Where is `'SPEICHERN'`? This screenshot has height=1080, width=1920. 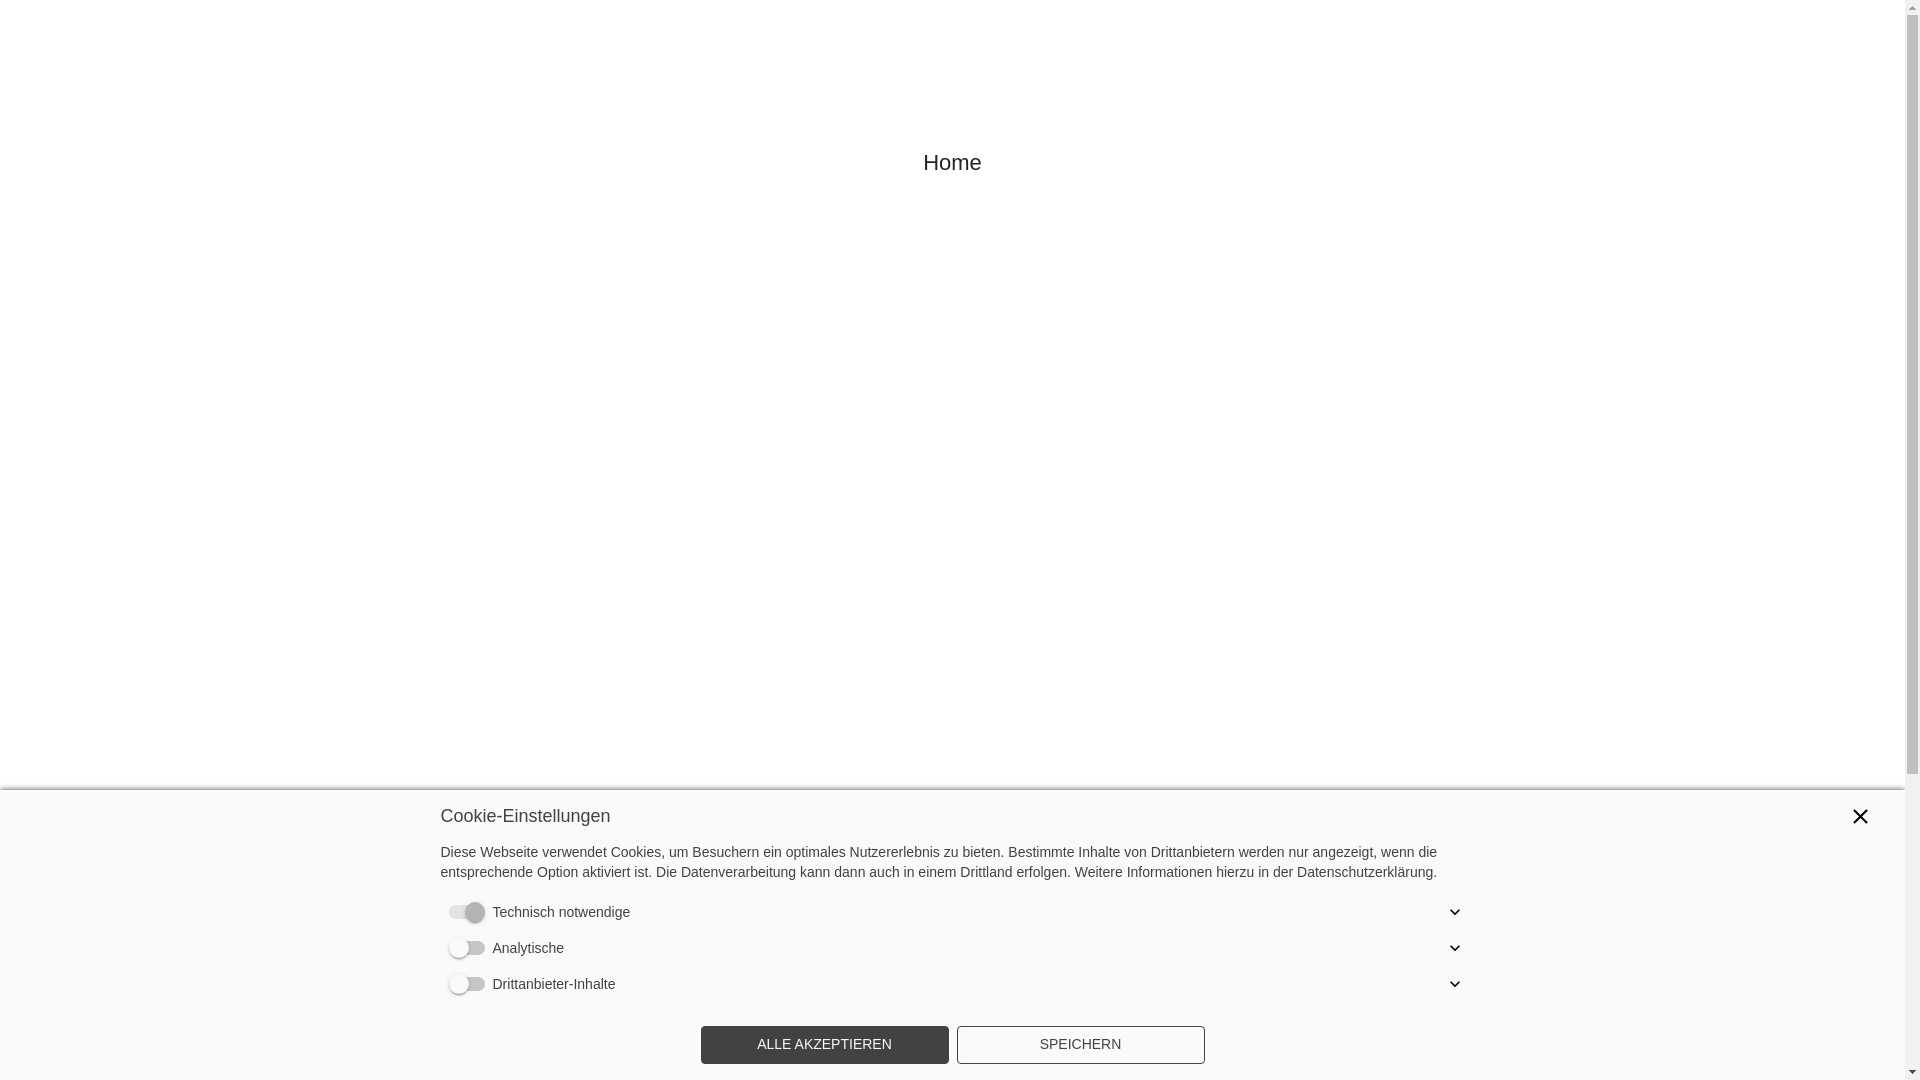 'SPEICHERN' is located at coordinates (1079, 1044).